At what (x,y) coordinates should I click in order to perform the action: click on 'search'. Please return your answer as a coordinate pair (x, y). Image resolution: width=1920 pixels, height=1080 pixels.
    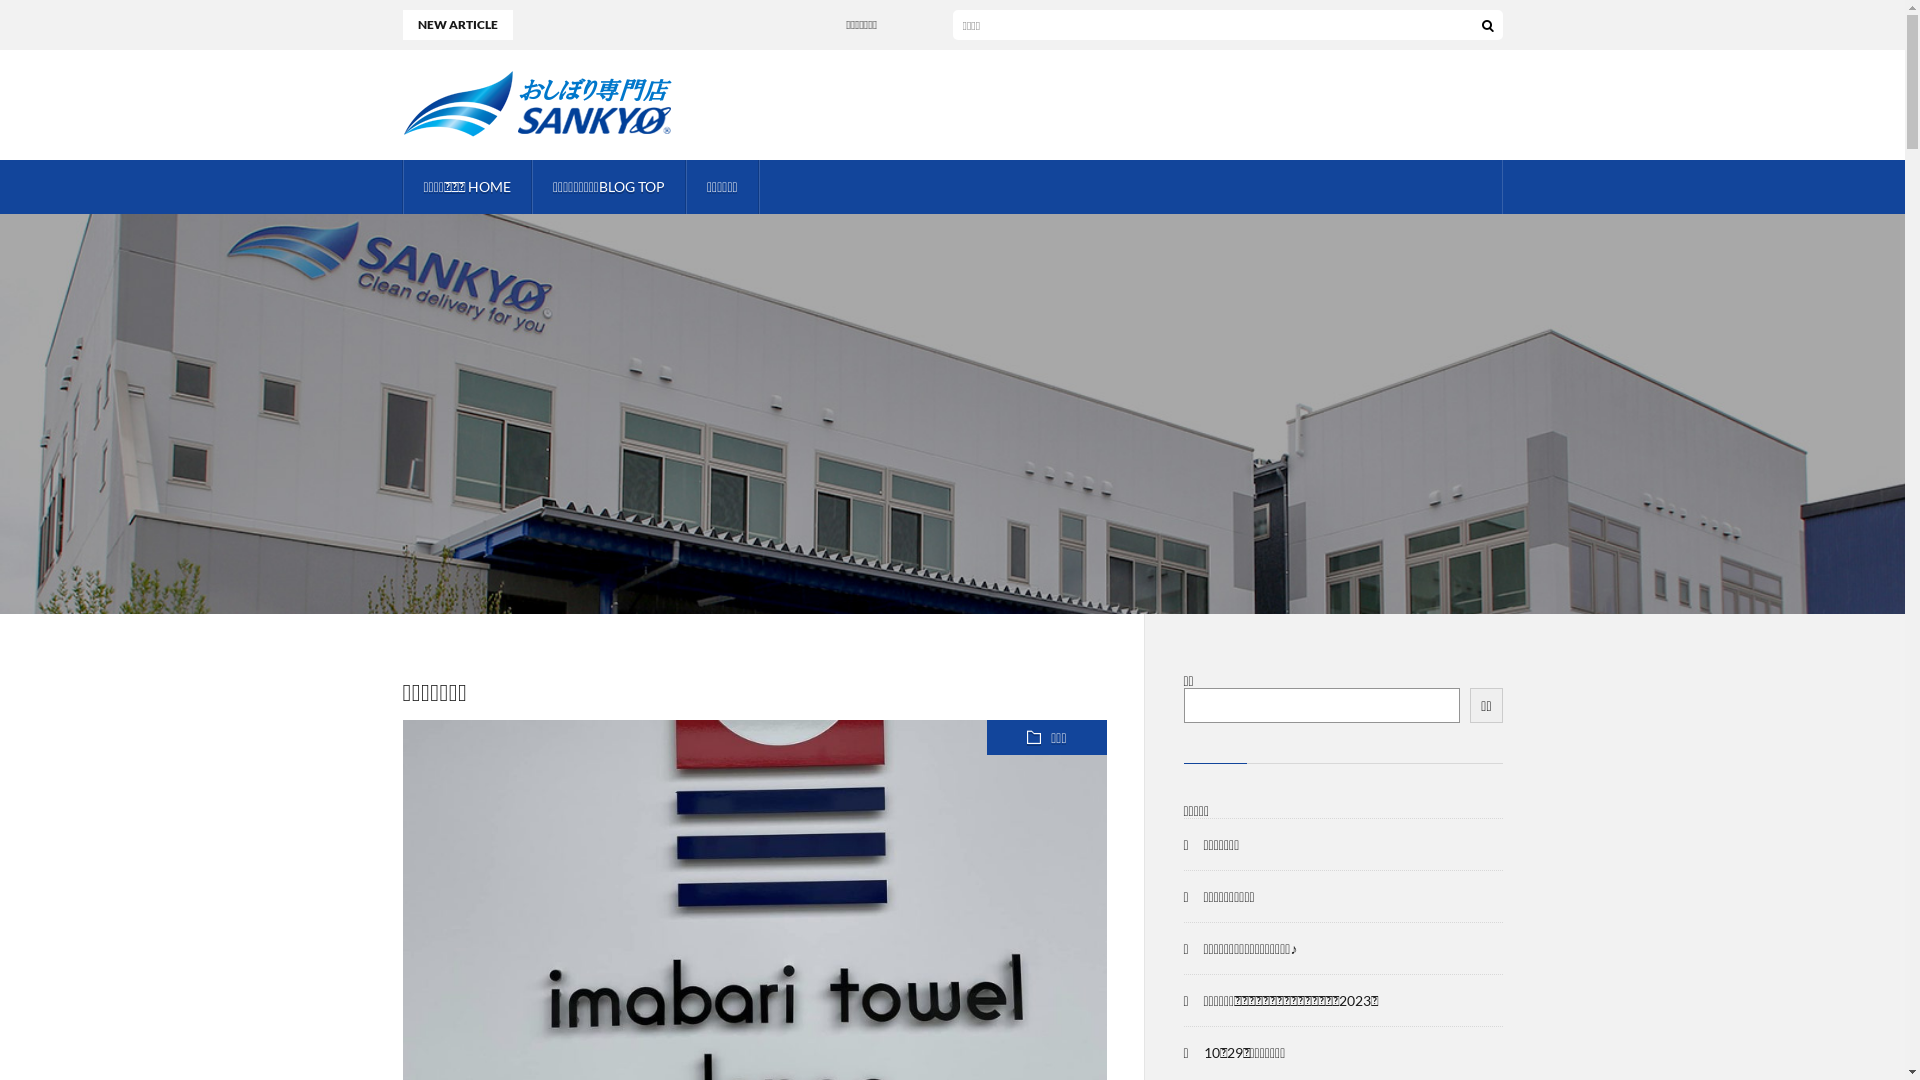
    Looking at the image, I should click on (1487, 24).